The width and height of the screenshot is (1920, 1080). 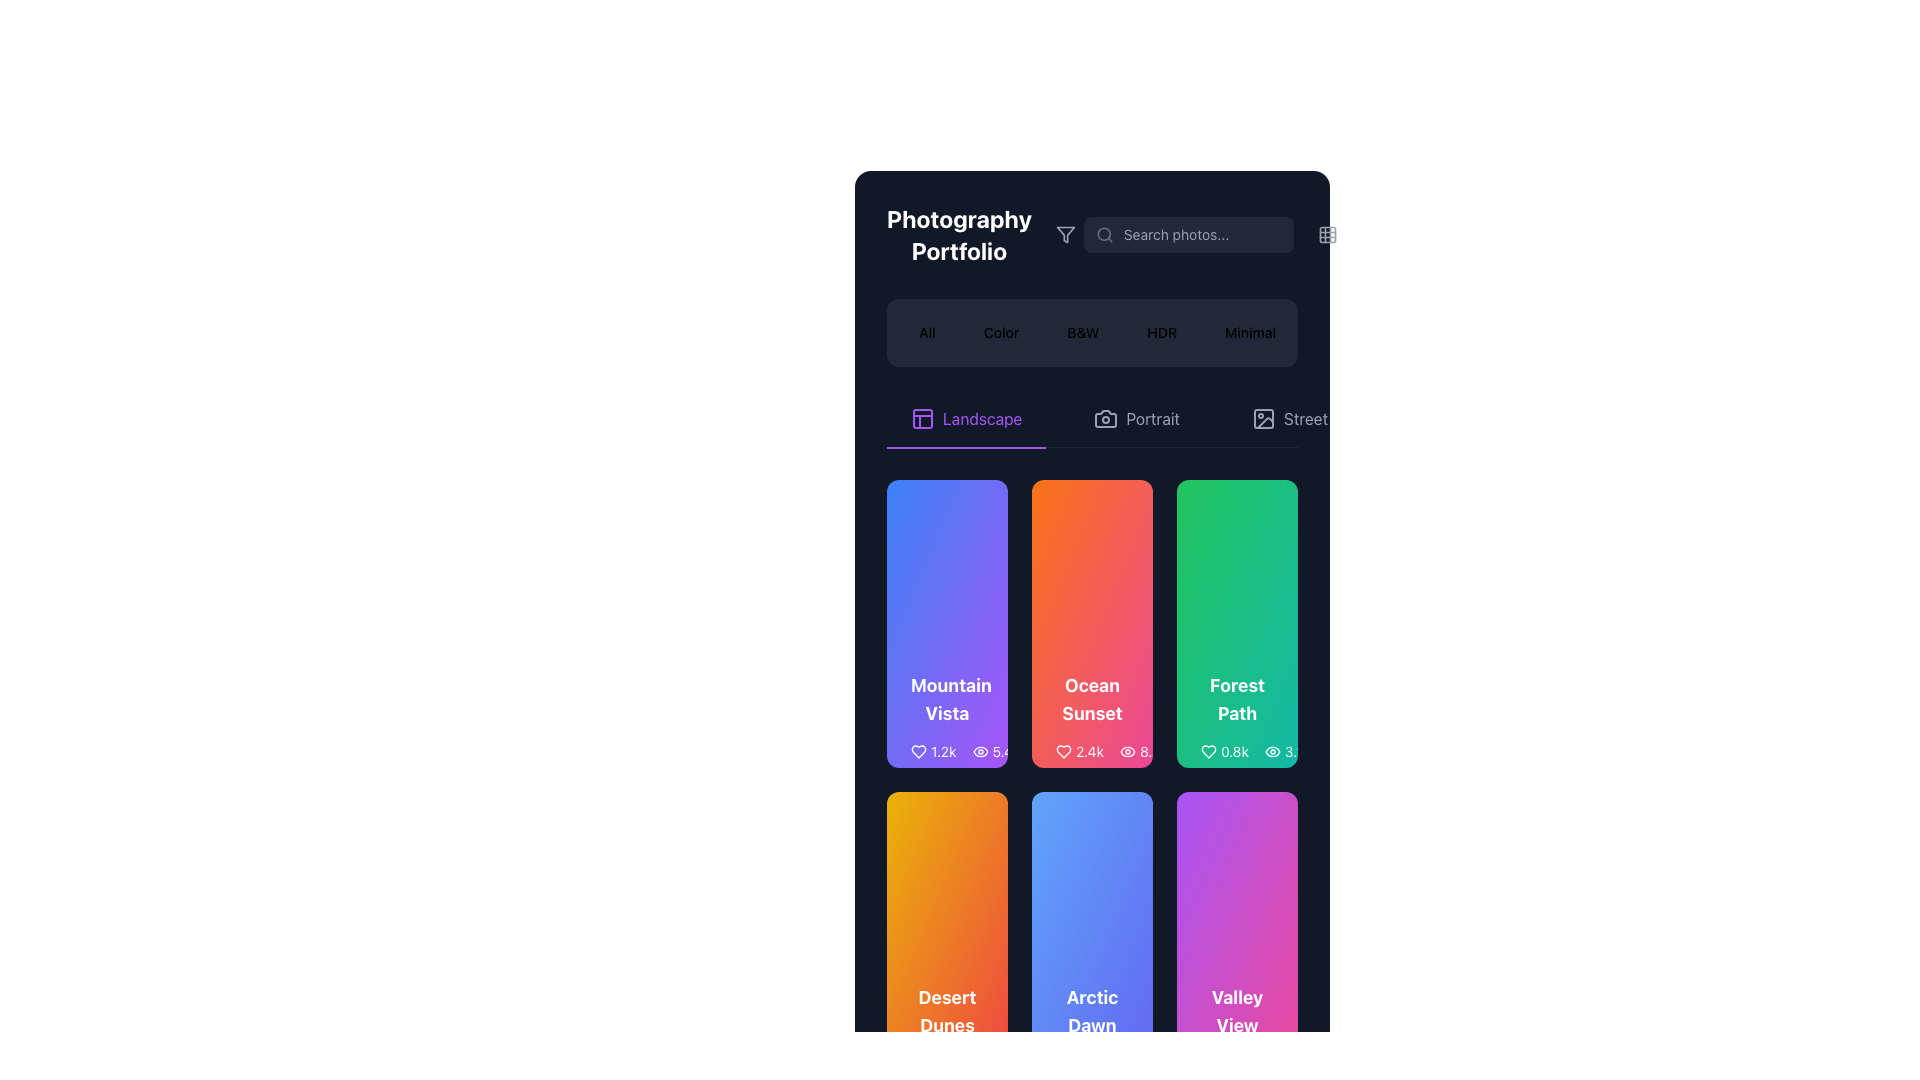 What do you see at coordinates (1262, 418) in the screenshot?
I see `the icon button, which is the last in the row of photographic category buttons` at bounding box center [1262, 418].